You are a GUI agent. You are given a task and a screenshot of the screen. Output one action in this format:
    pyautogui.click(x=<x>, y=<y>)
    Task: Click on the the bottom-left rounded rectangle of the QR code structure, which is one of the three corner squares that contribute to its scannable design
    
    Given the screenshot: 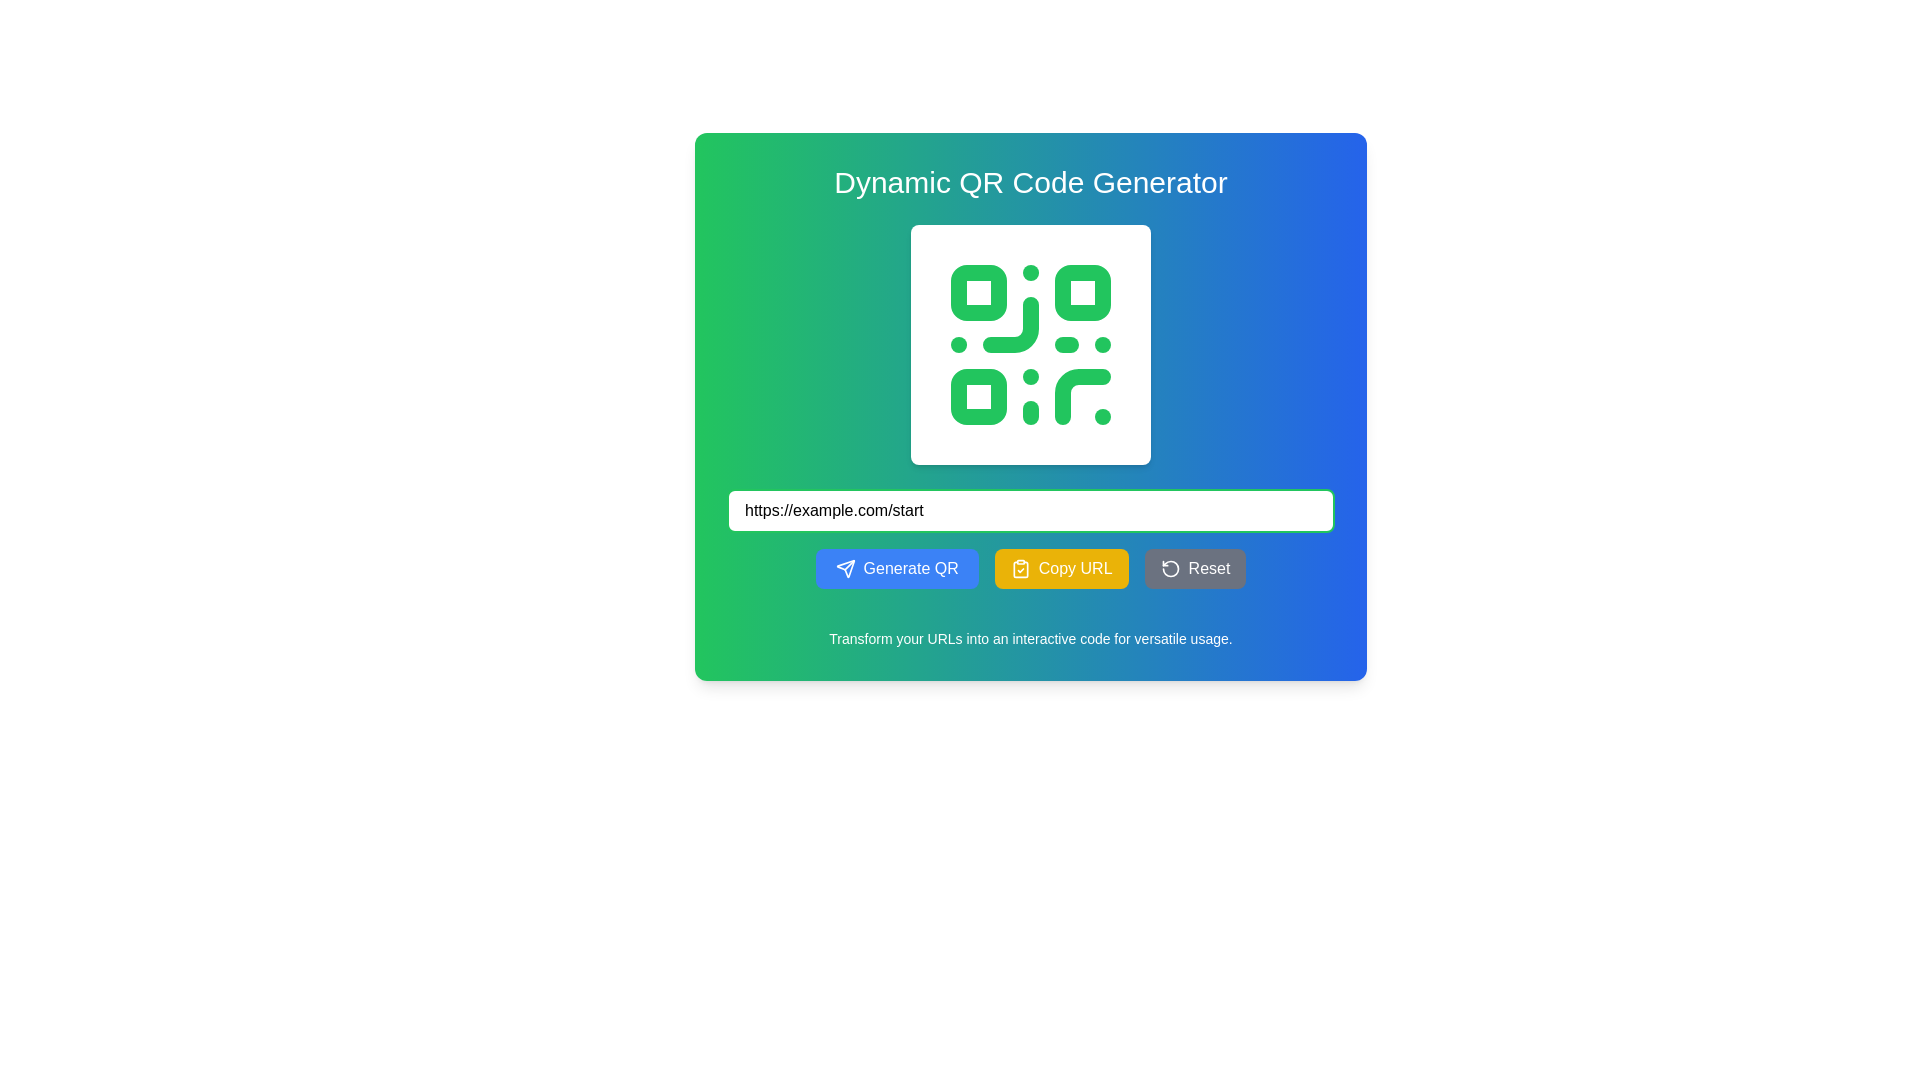 What is the action you would take?
    pyautogui.click(x=979, y=397)
    